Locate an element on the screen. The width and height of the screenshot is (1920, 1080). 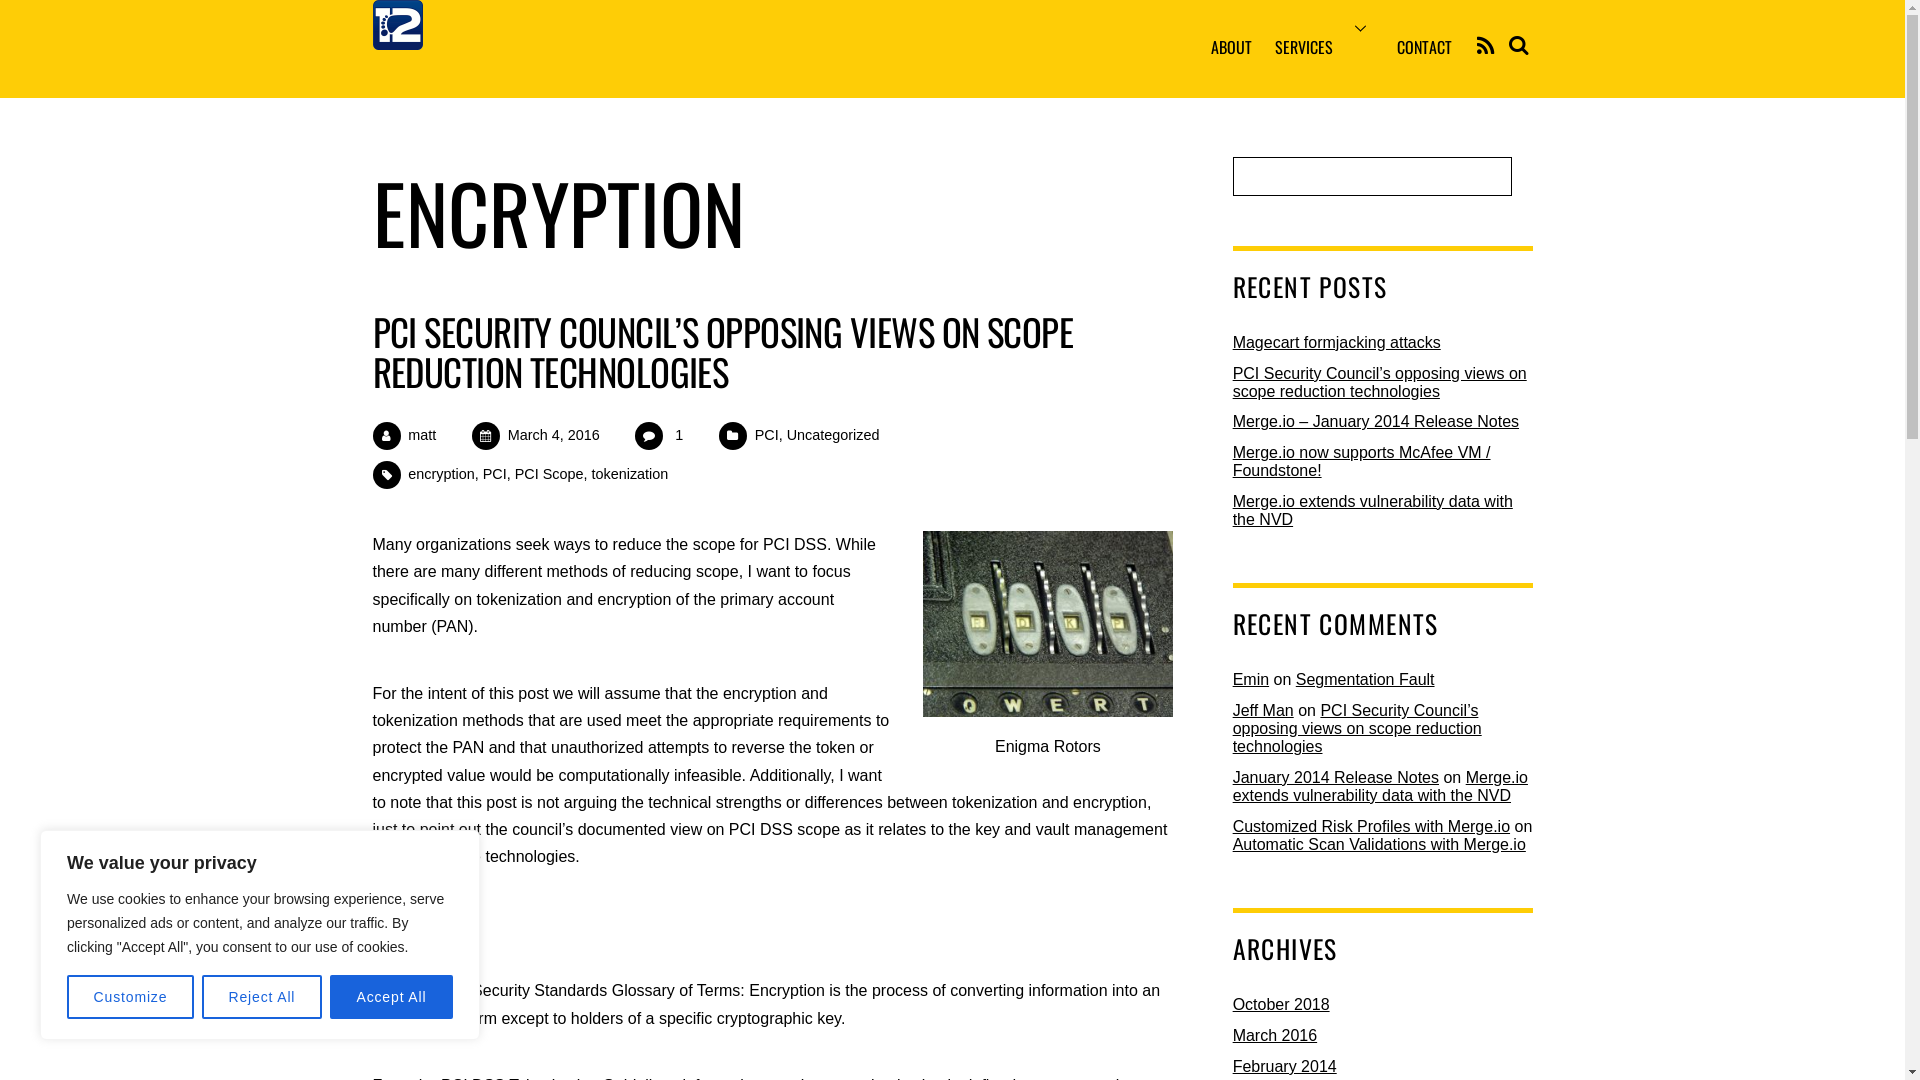
'Uncategorized' is located at coordinates (833, 434).